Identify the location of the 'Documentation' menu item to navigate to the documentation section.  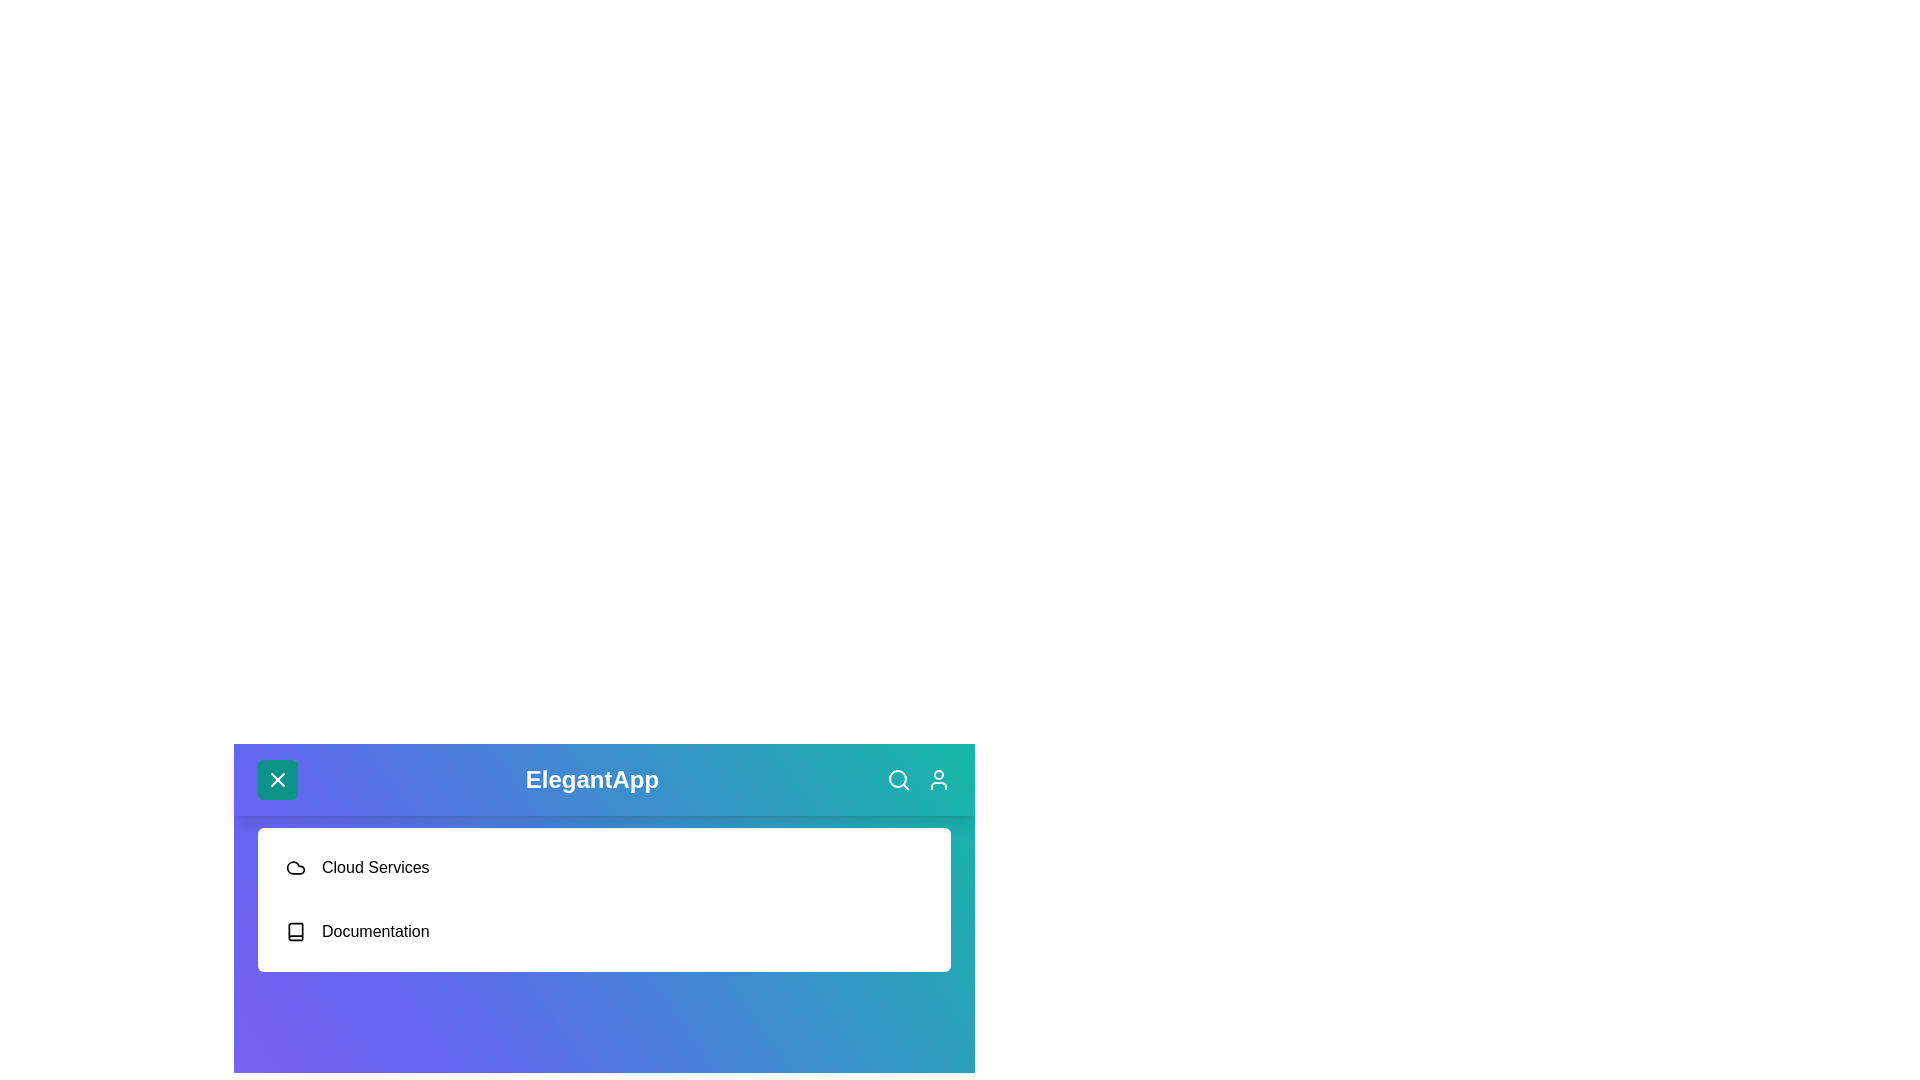
(374, 932).